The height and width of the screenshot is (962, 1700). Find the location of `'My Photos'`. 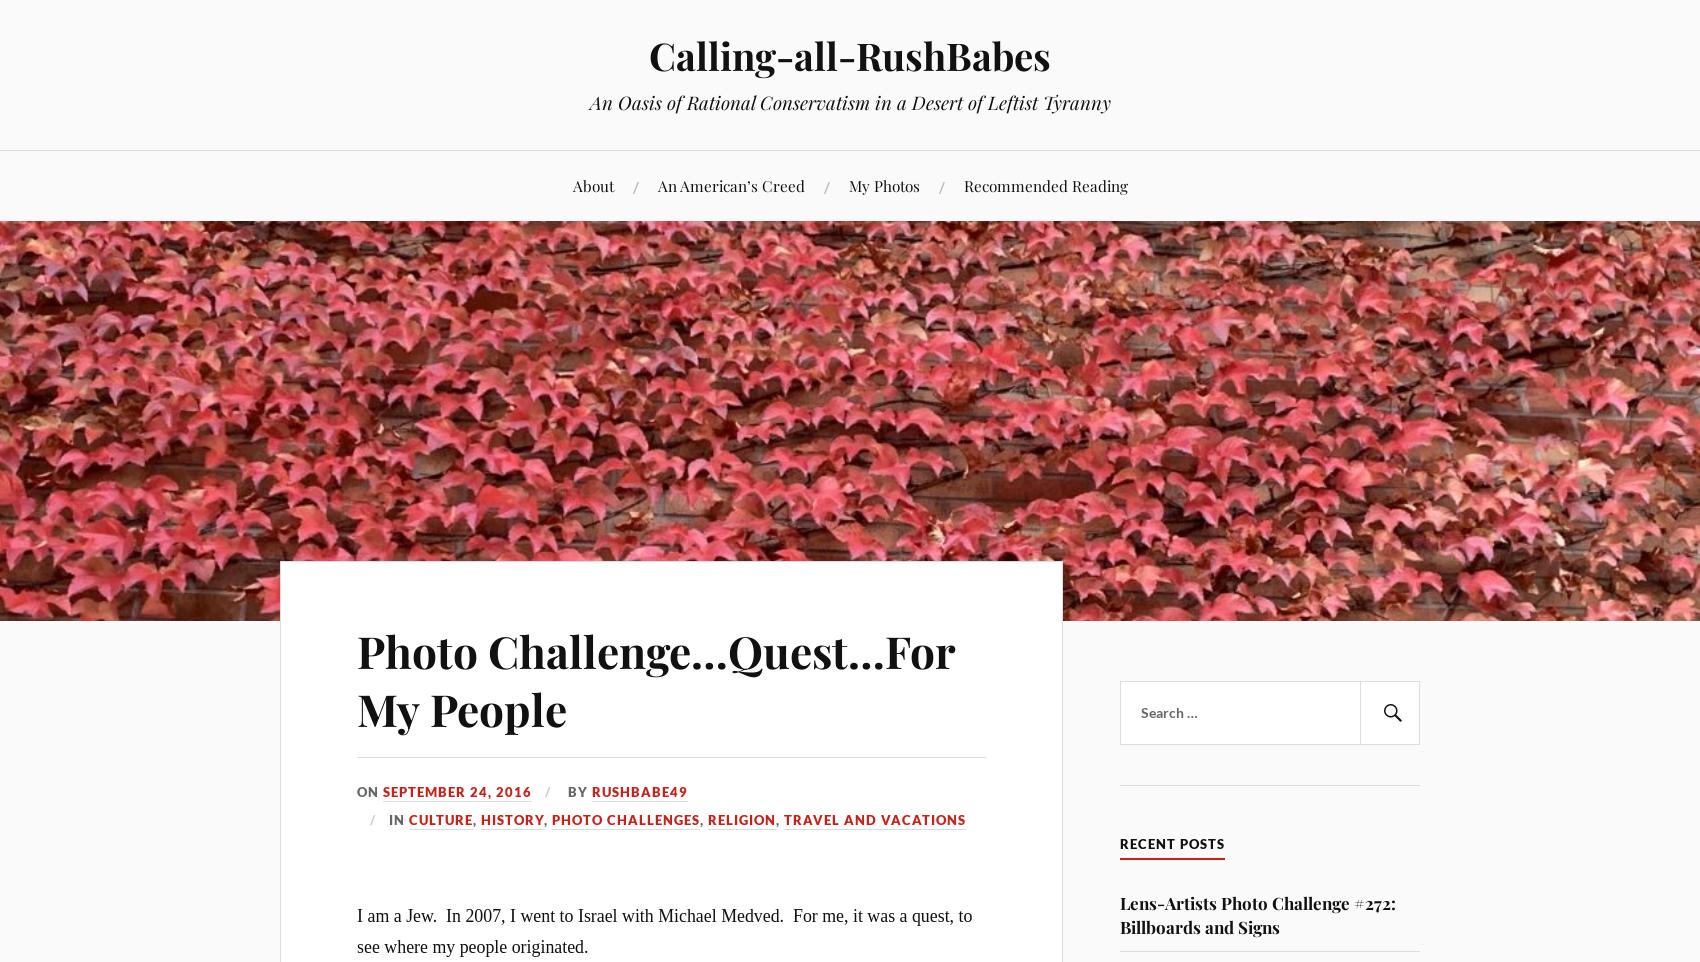

'My Photos' is located at coordinates (883, 184).